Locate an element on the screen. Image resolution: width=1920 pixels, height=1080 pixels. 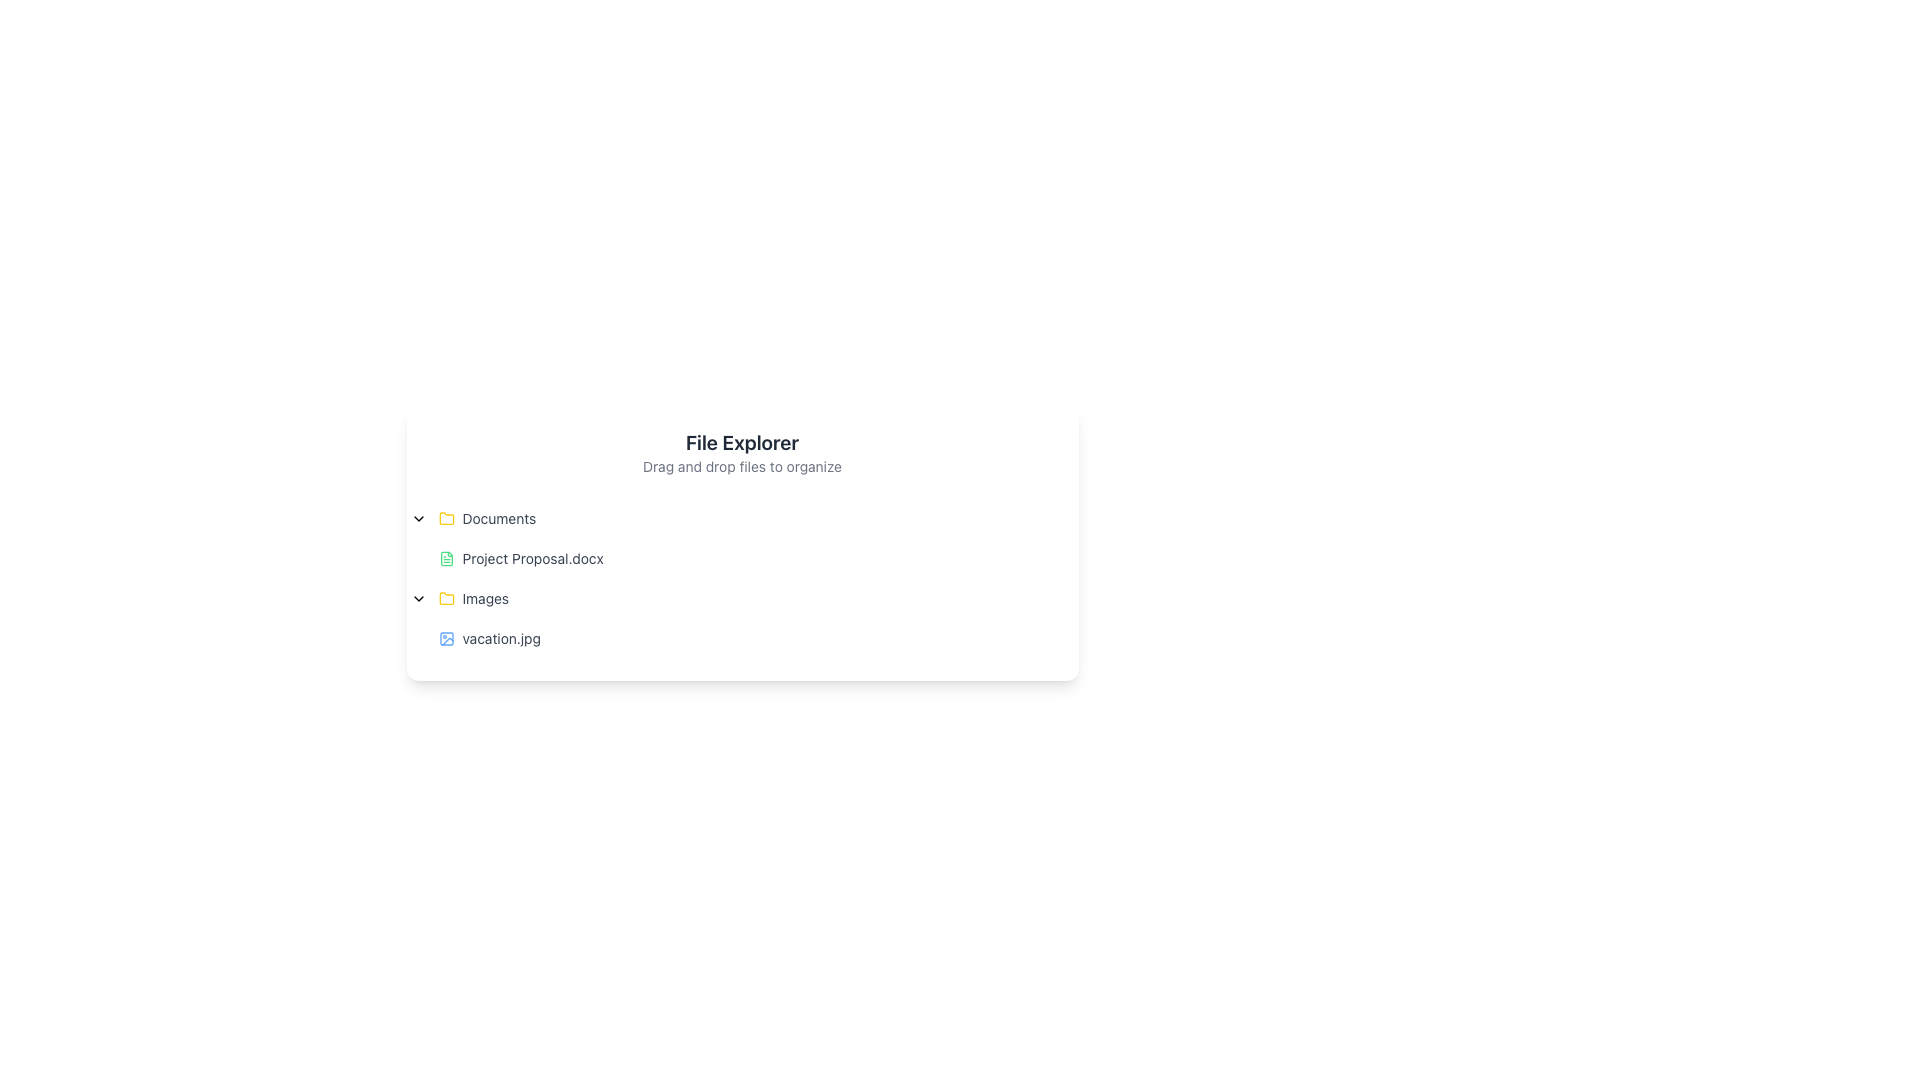
the 'Project Proposal.docx' file item is located at coordinates (727, 559).